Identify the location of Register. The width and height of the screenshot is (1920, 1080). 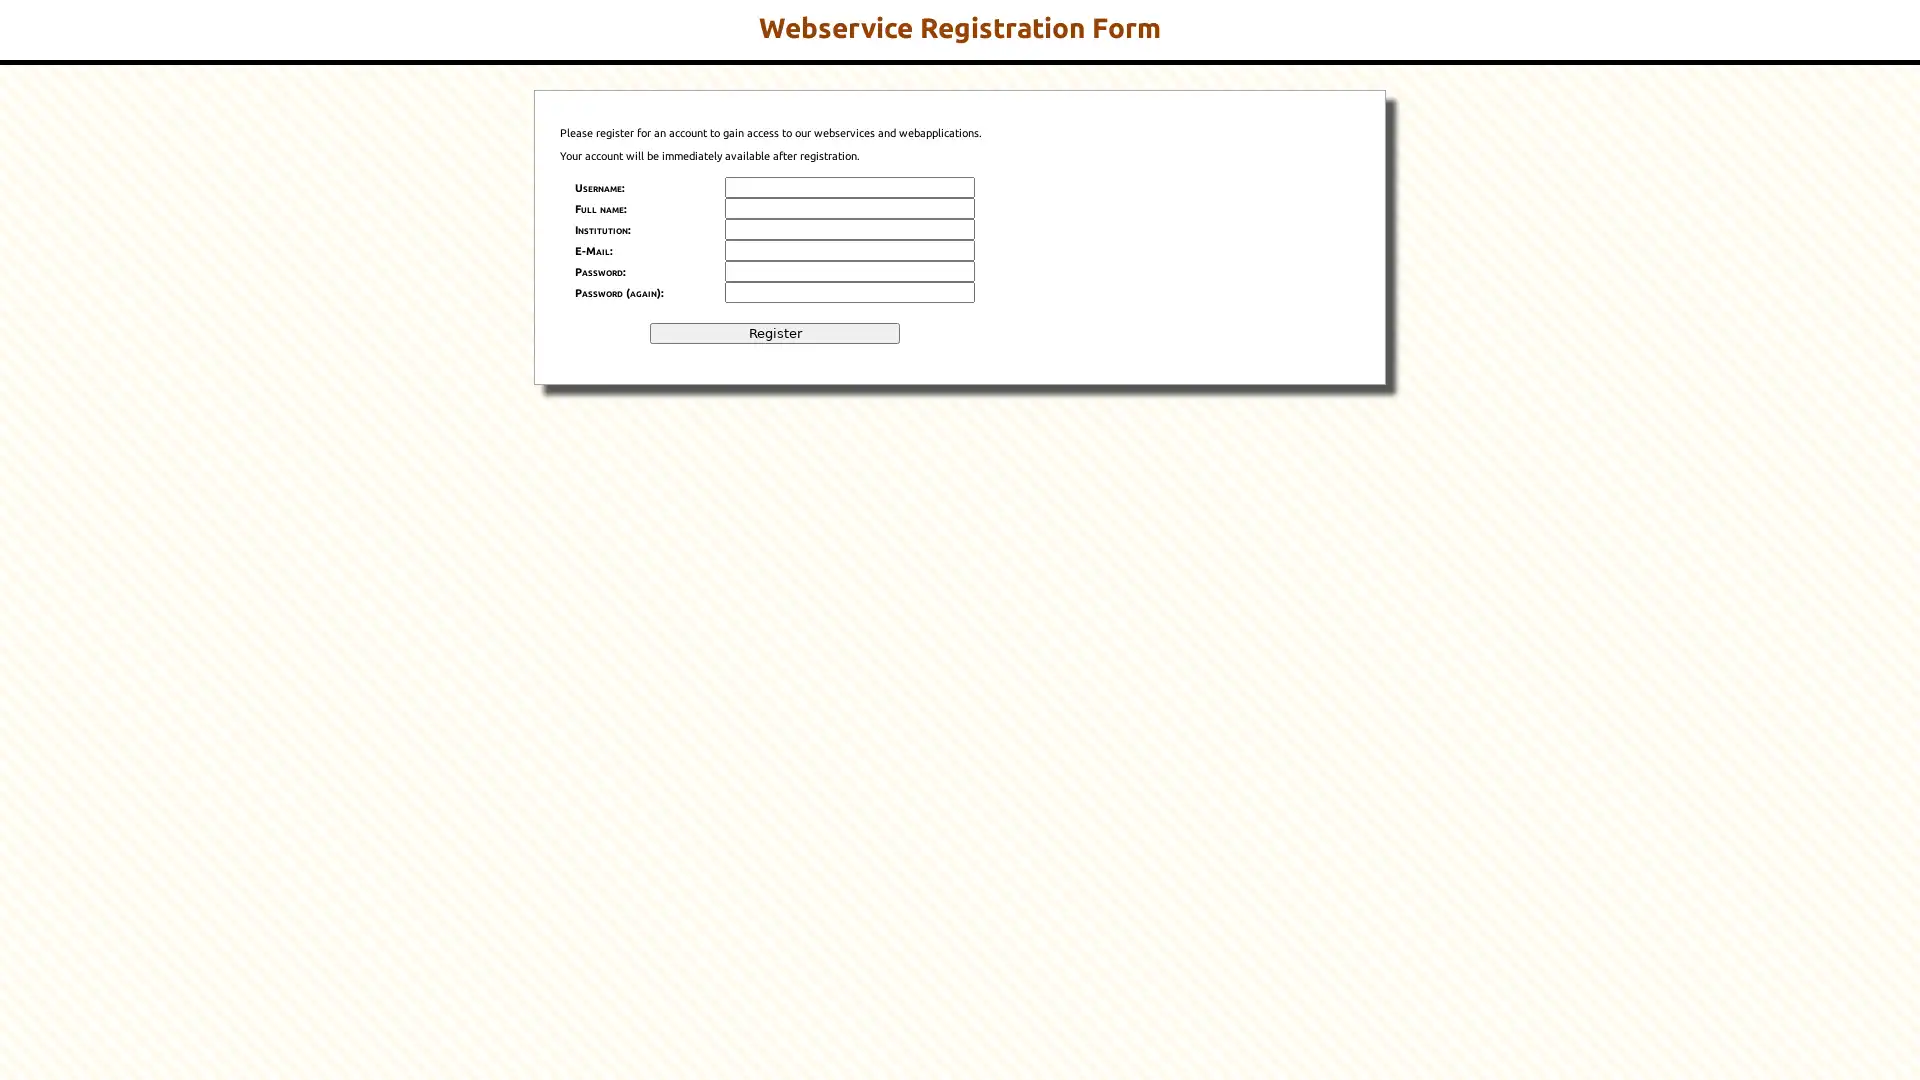
(773, 332).